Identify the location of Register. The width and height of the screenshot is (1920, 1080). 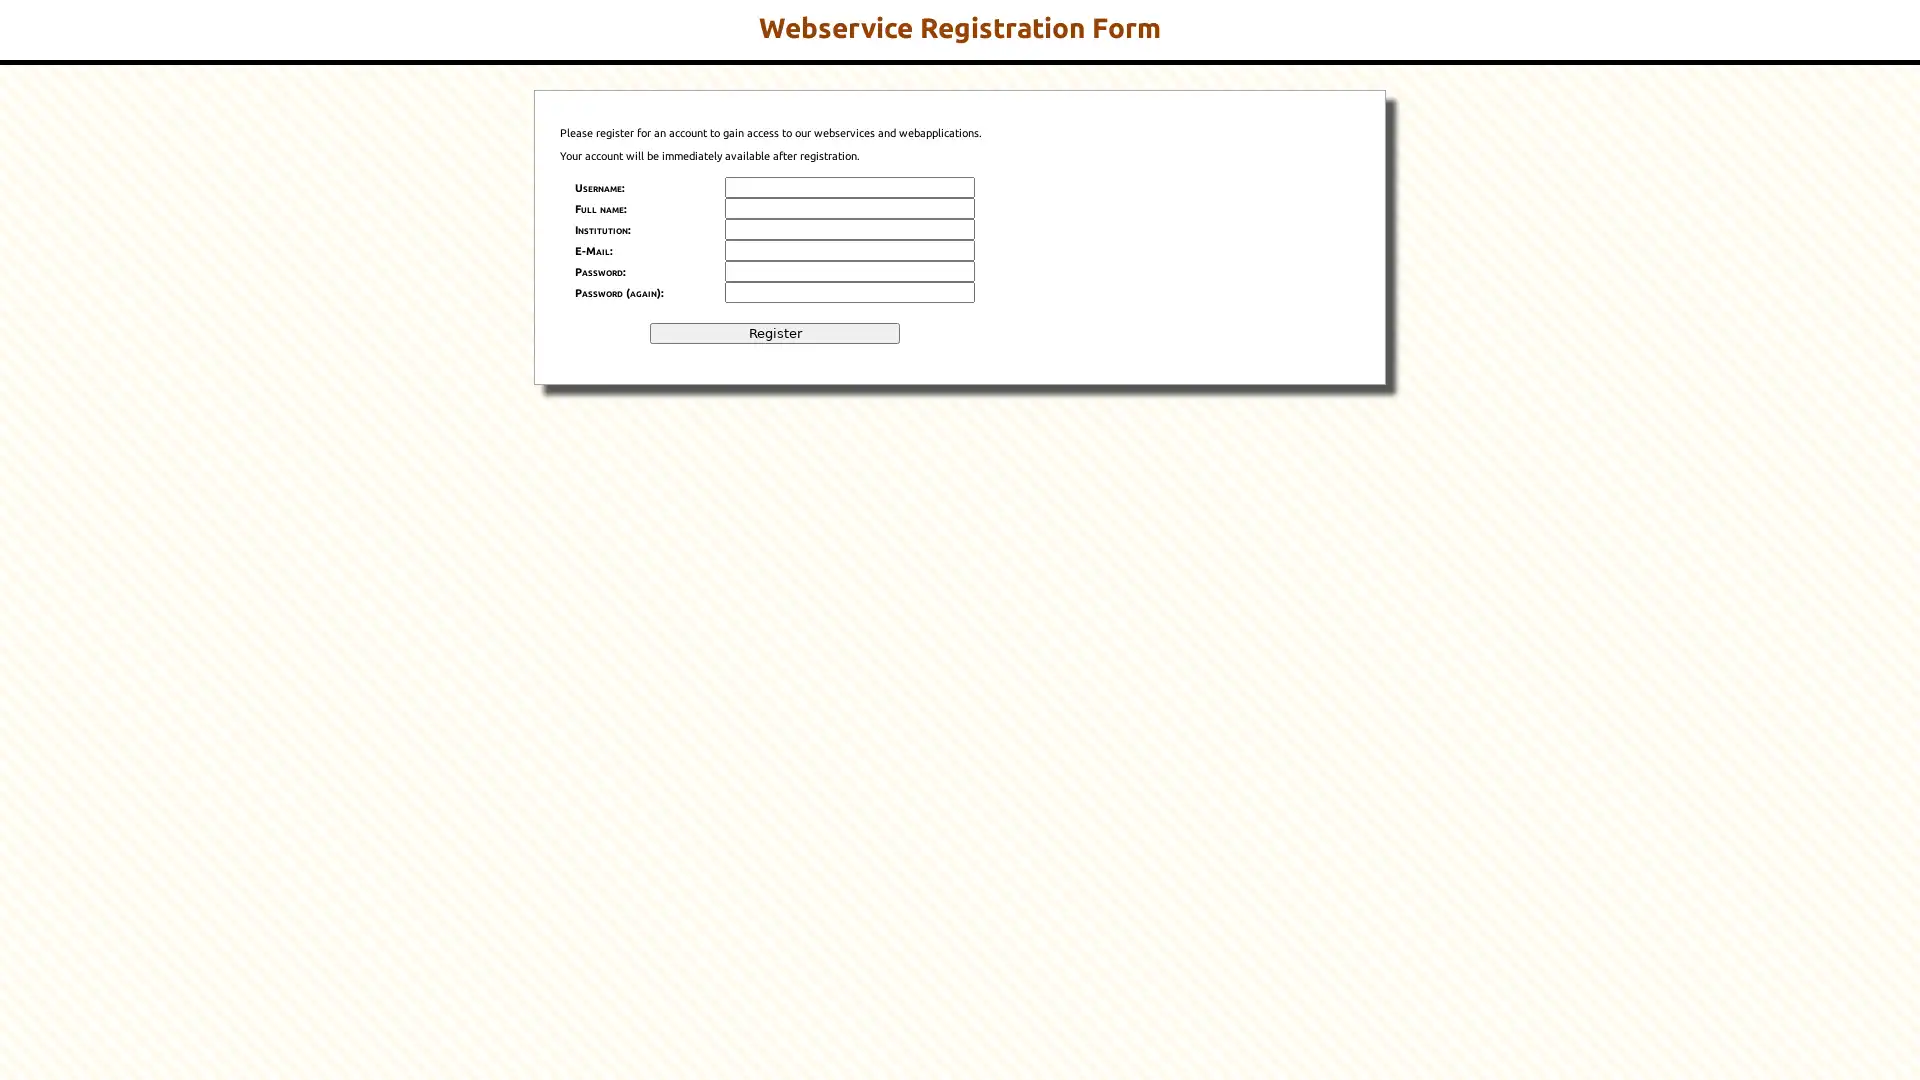
(773, 332).